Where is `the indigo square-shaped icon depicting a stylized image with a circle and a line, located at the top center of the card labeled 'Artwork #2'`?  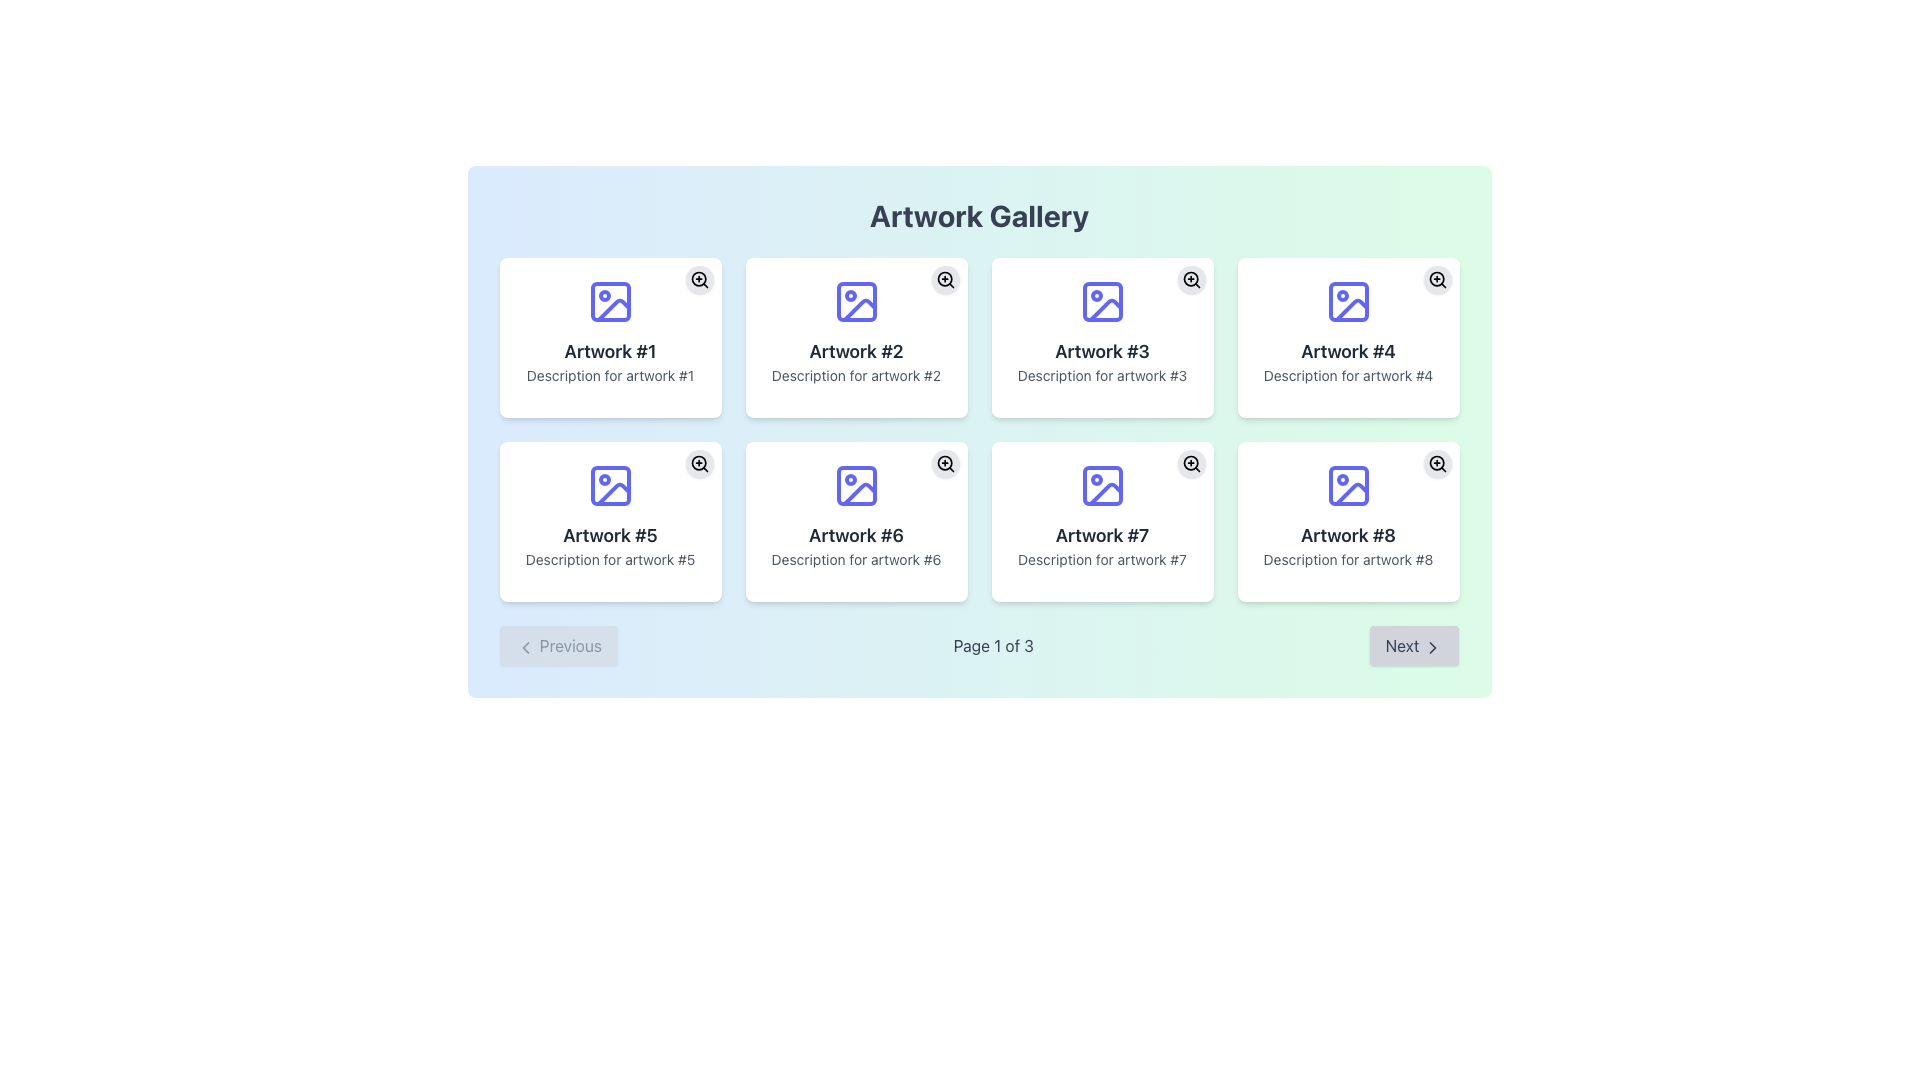 the indigo square-shaped icon depicting a stylized image with a circle and a line, located at the top center of the card labeled 'Artwork #2' is located at coordinates (856, 301).